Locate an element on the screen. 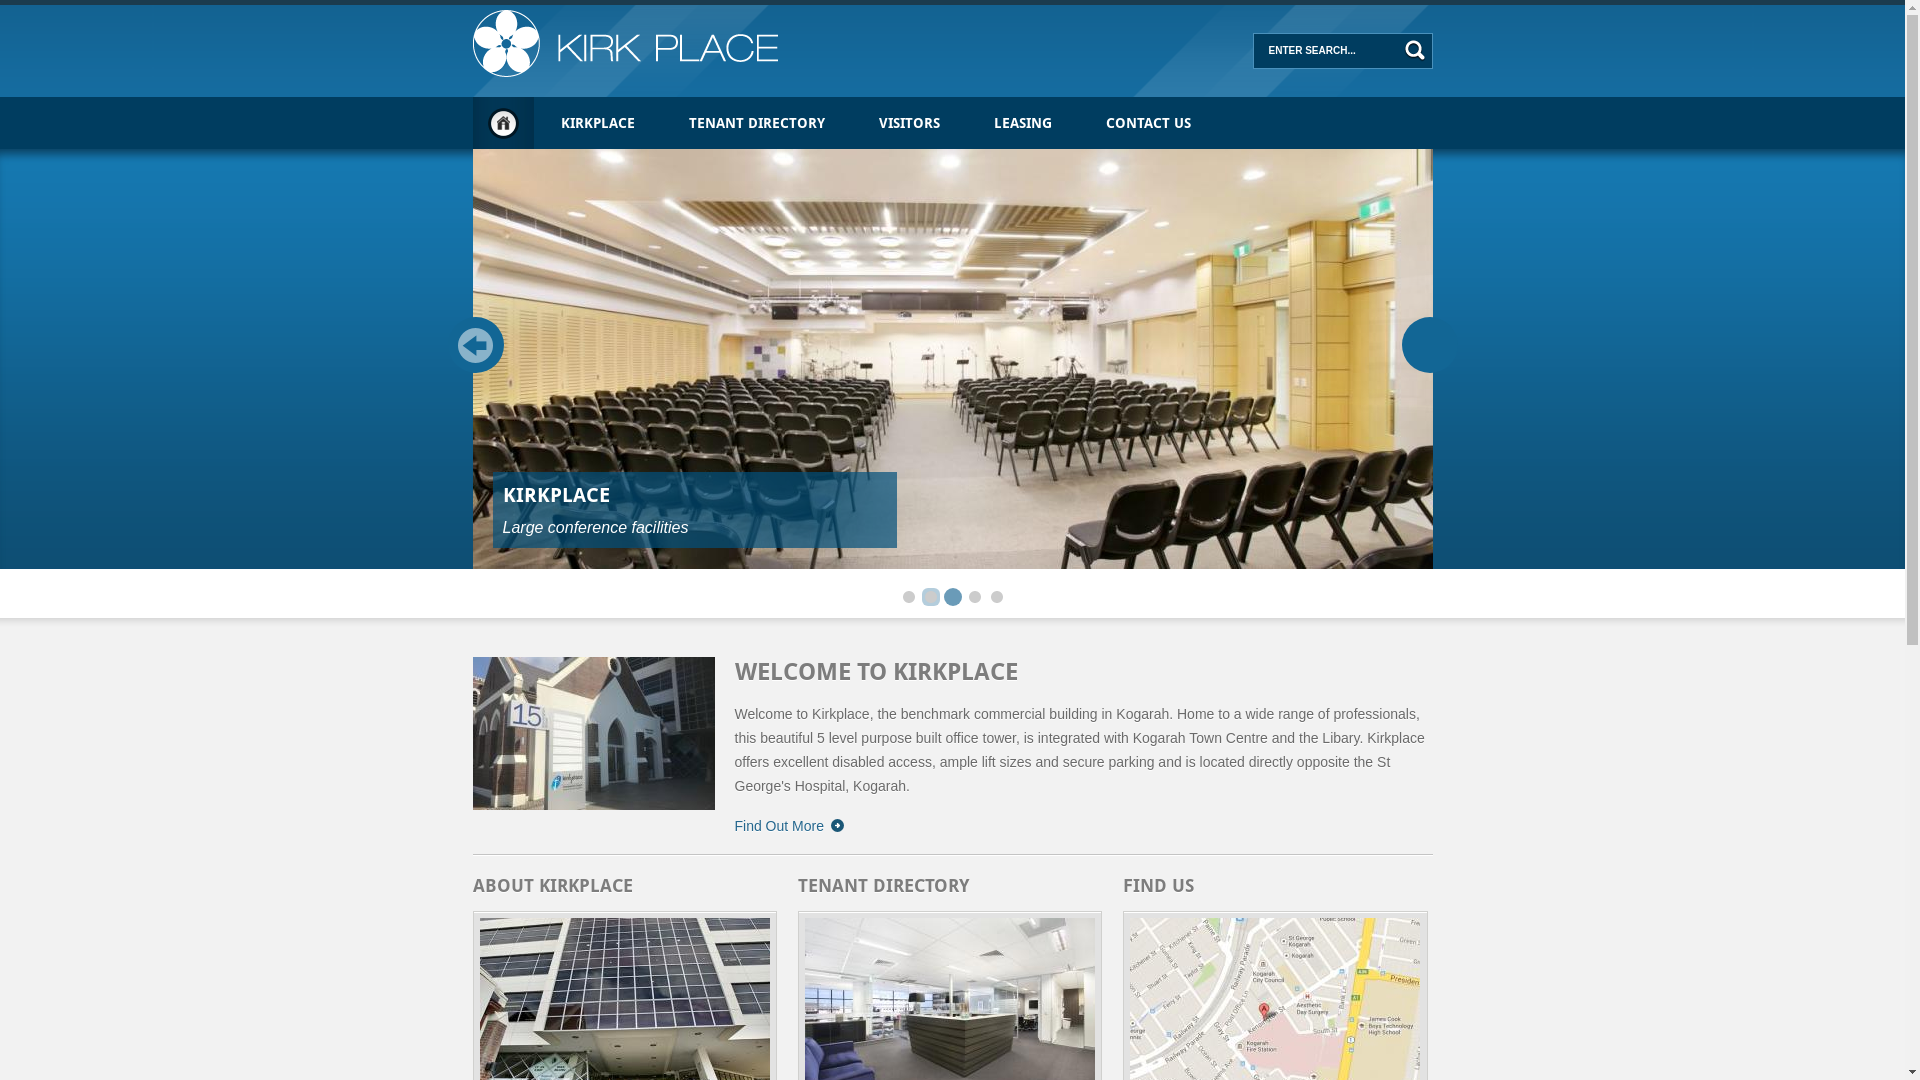  'Find Out More' is located at coordinates (797, 825).